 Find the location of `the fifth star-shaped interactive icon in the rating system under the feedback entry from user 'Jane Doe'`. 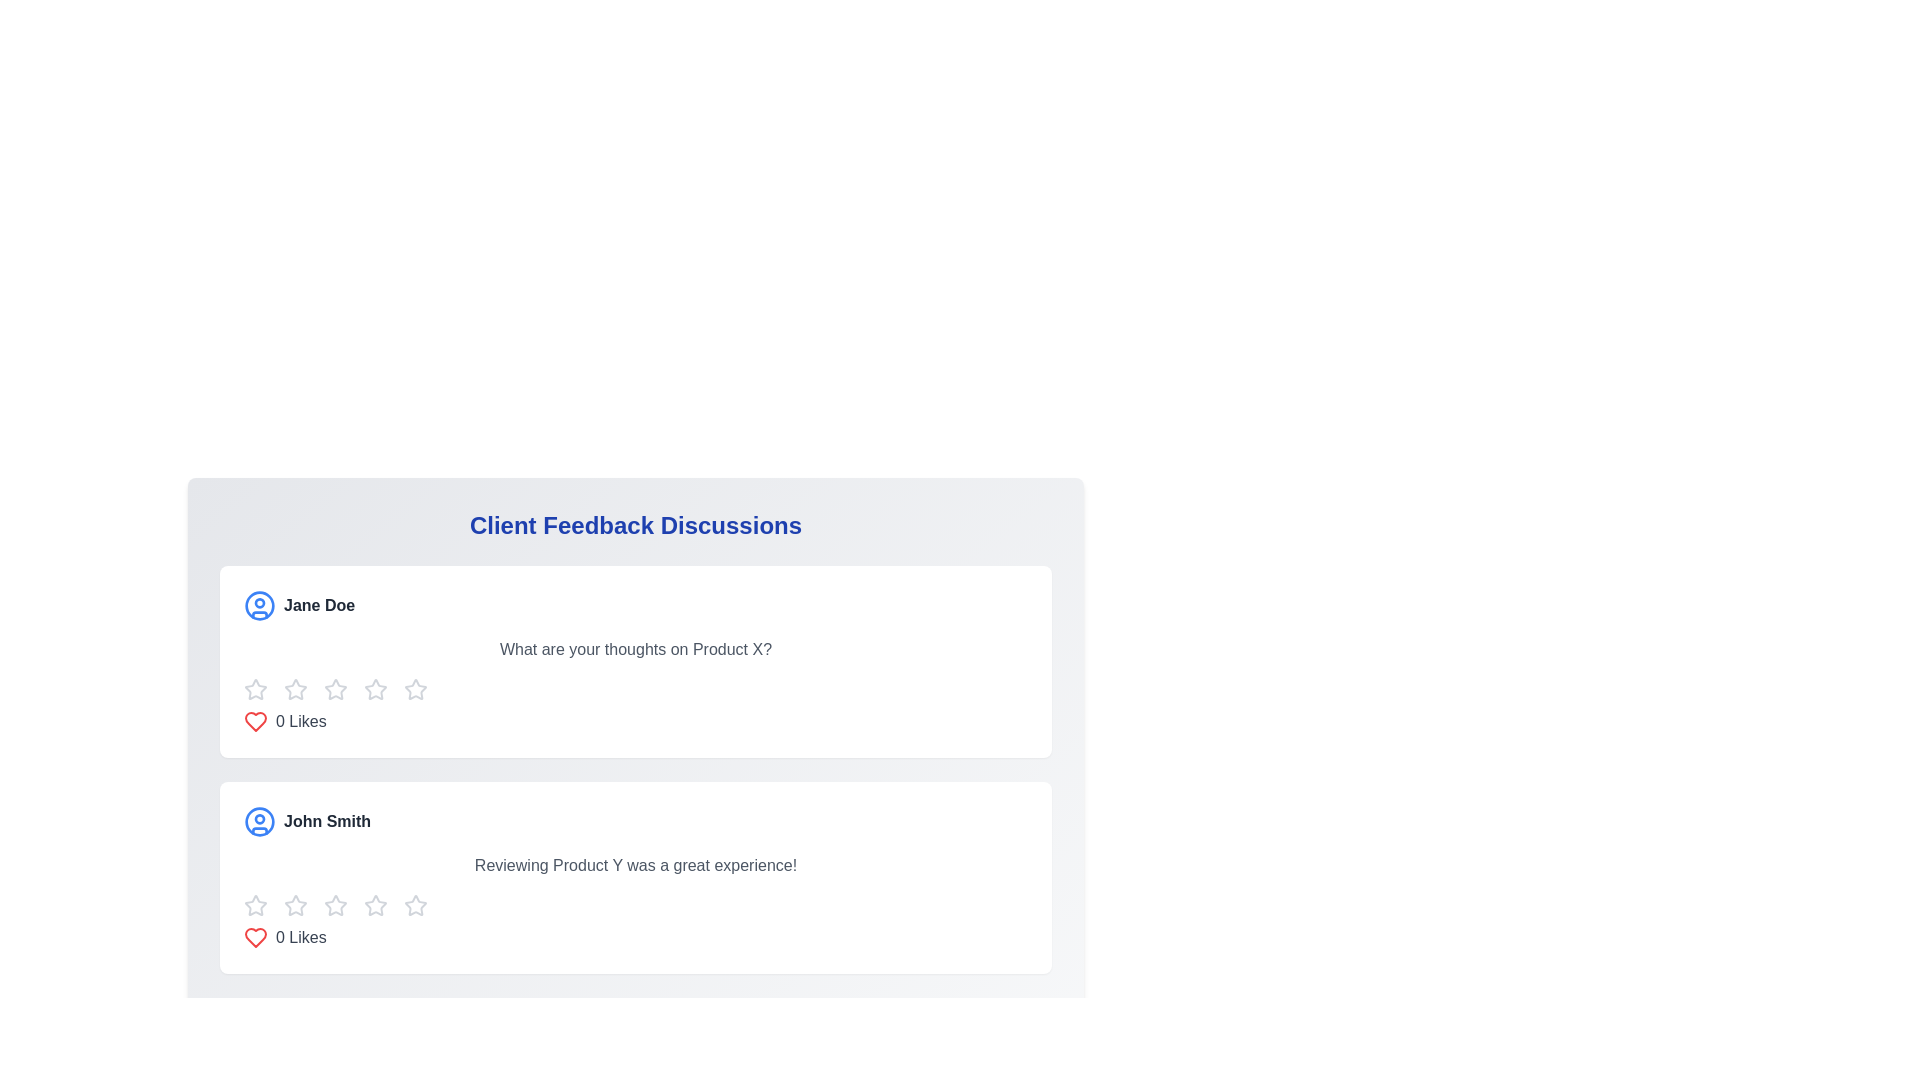

the fifth star-shaped interactive icon in the rating system under the feedback entry from user 'Jane Doe' is located at coordinates (375, 689).